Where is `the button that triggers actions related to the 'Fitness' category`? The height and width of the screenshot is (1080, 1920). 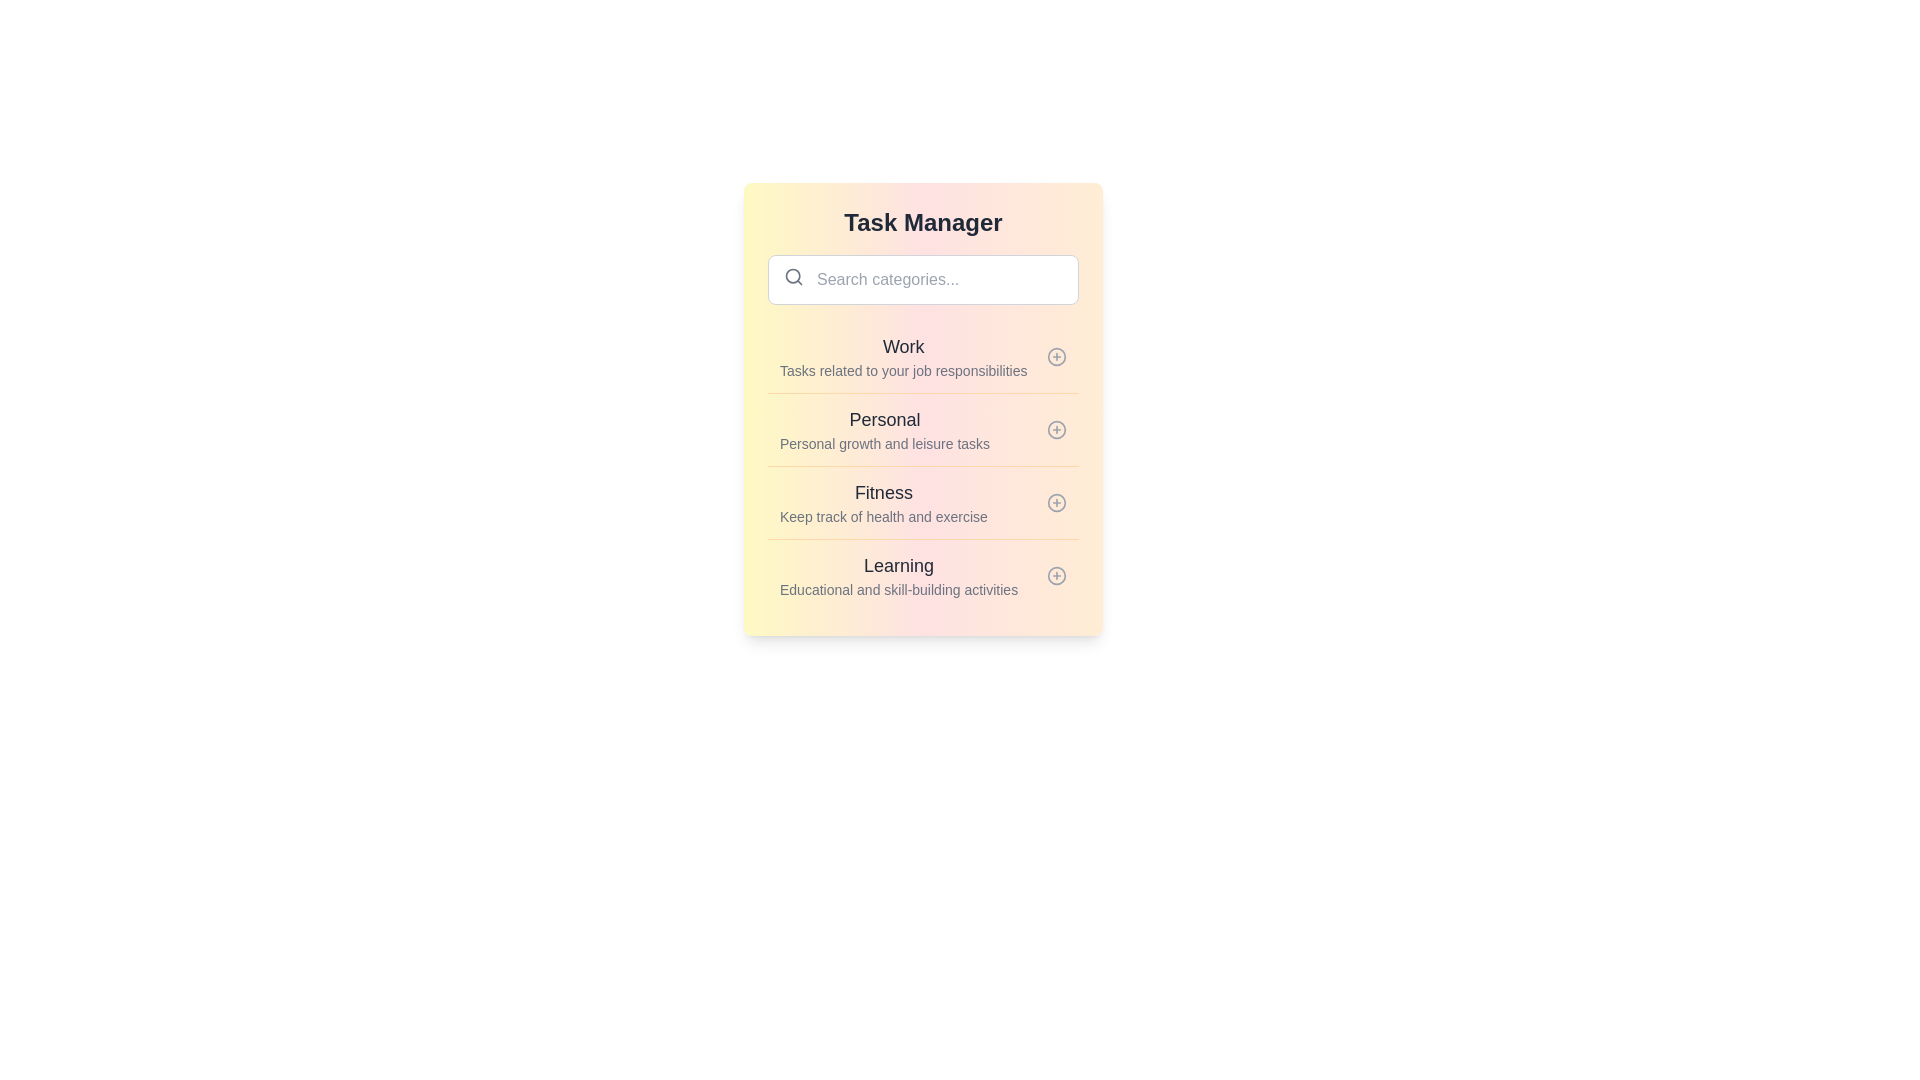 the button that triggers actions related to the 'Fitness' category is located at coordinates (1055, 501).